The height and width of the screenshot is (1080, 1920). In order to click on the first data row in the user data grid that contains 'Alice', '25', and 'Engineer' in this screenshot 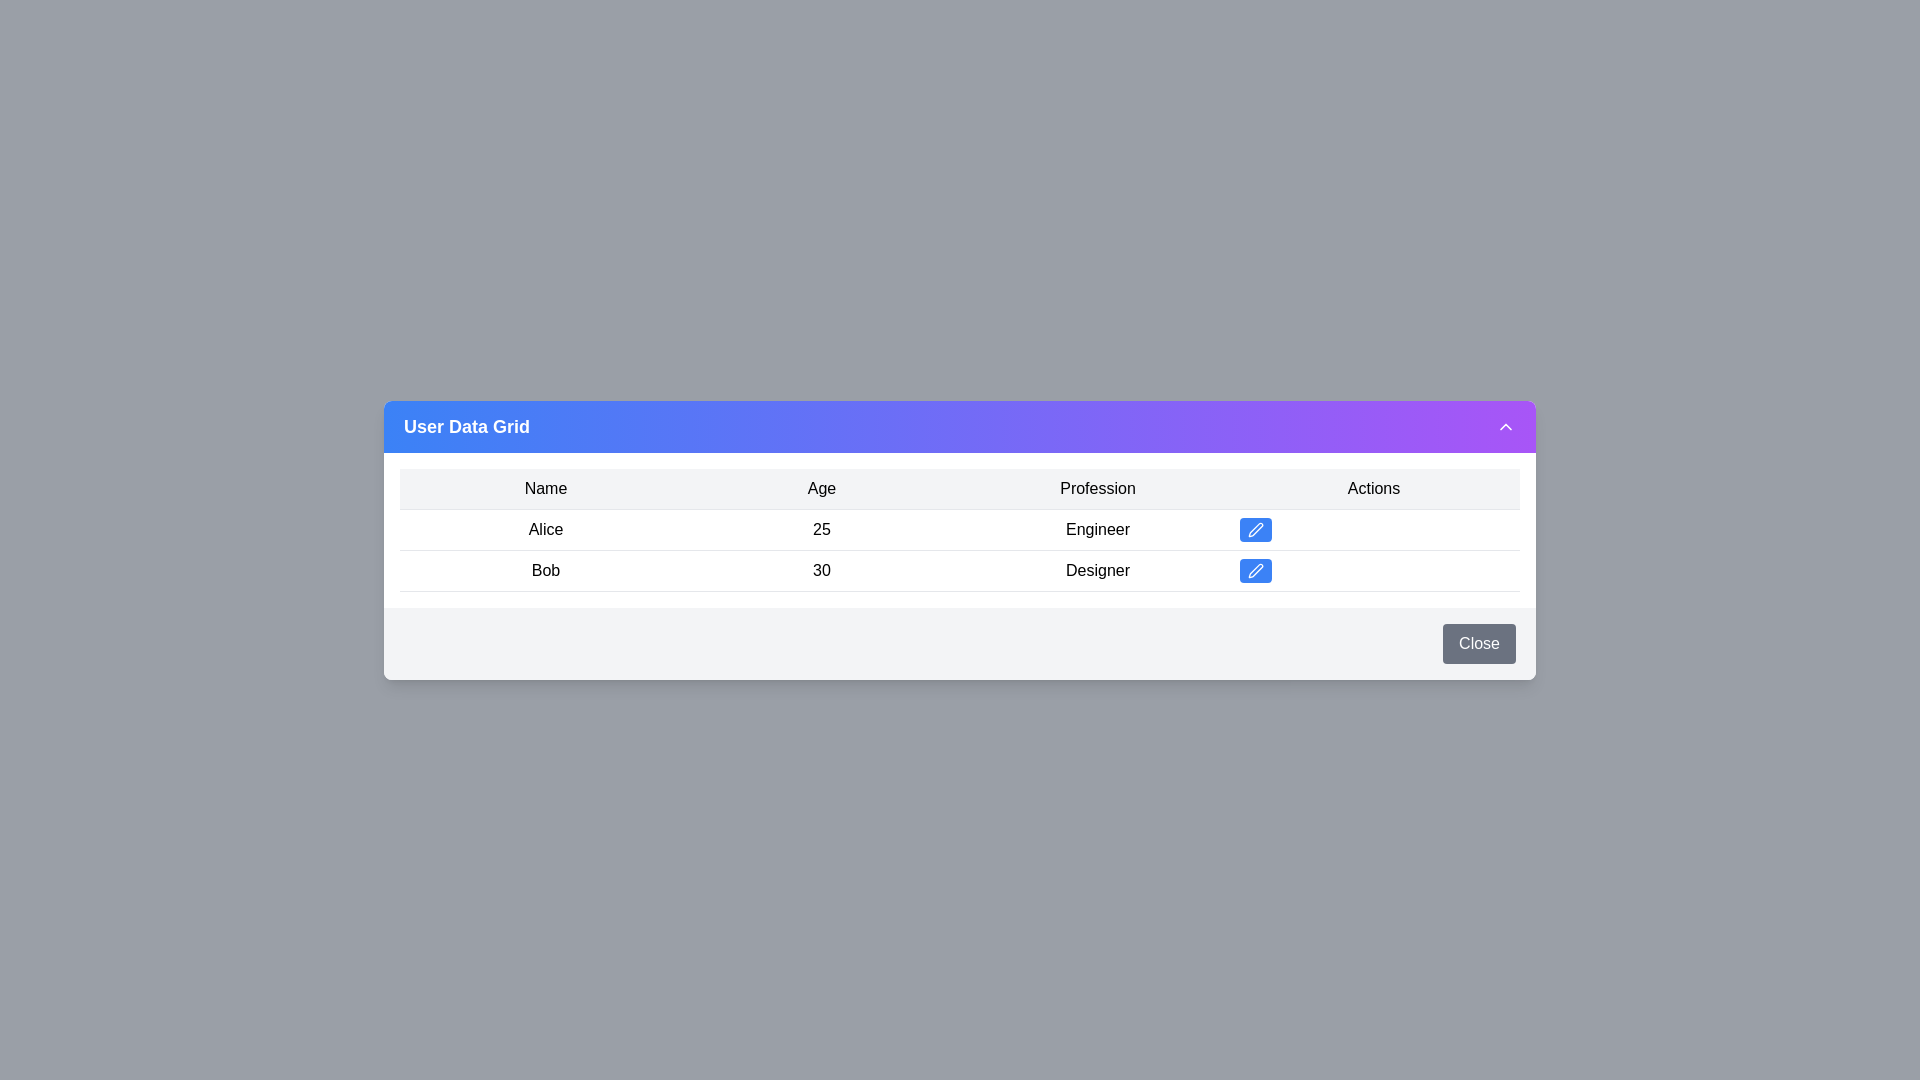, I will do `click(960, 528)`.